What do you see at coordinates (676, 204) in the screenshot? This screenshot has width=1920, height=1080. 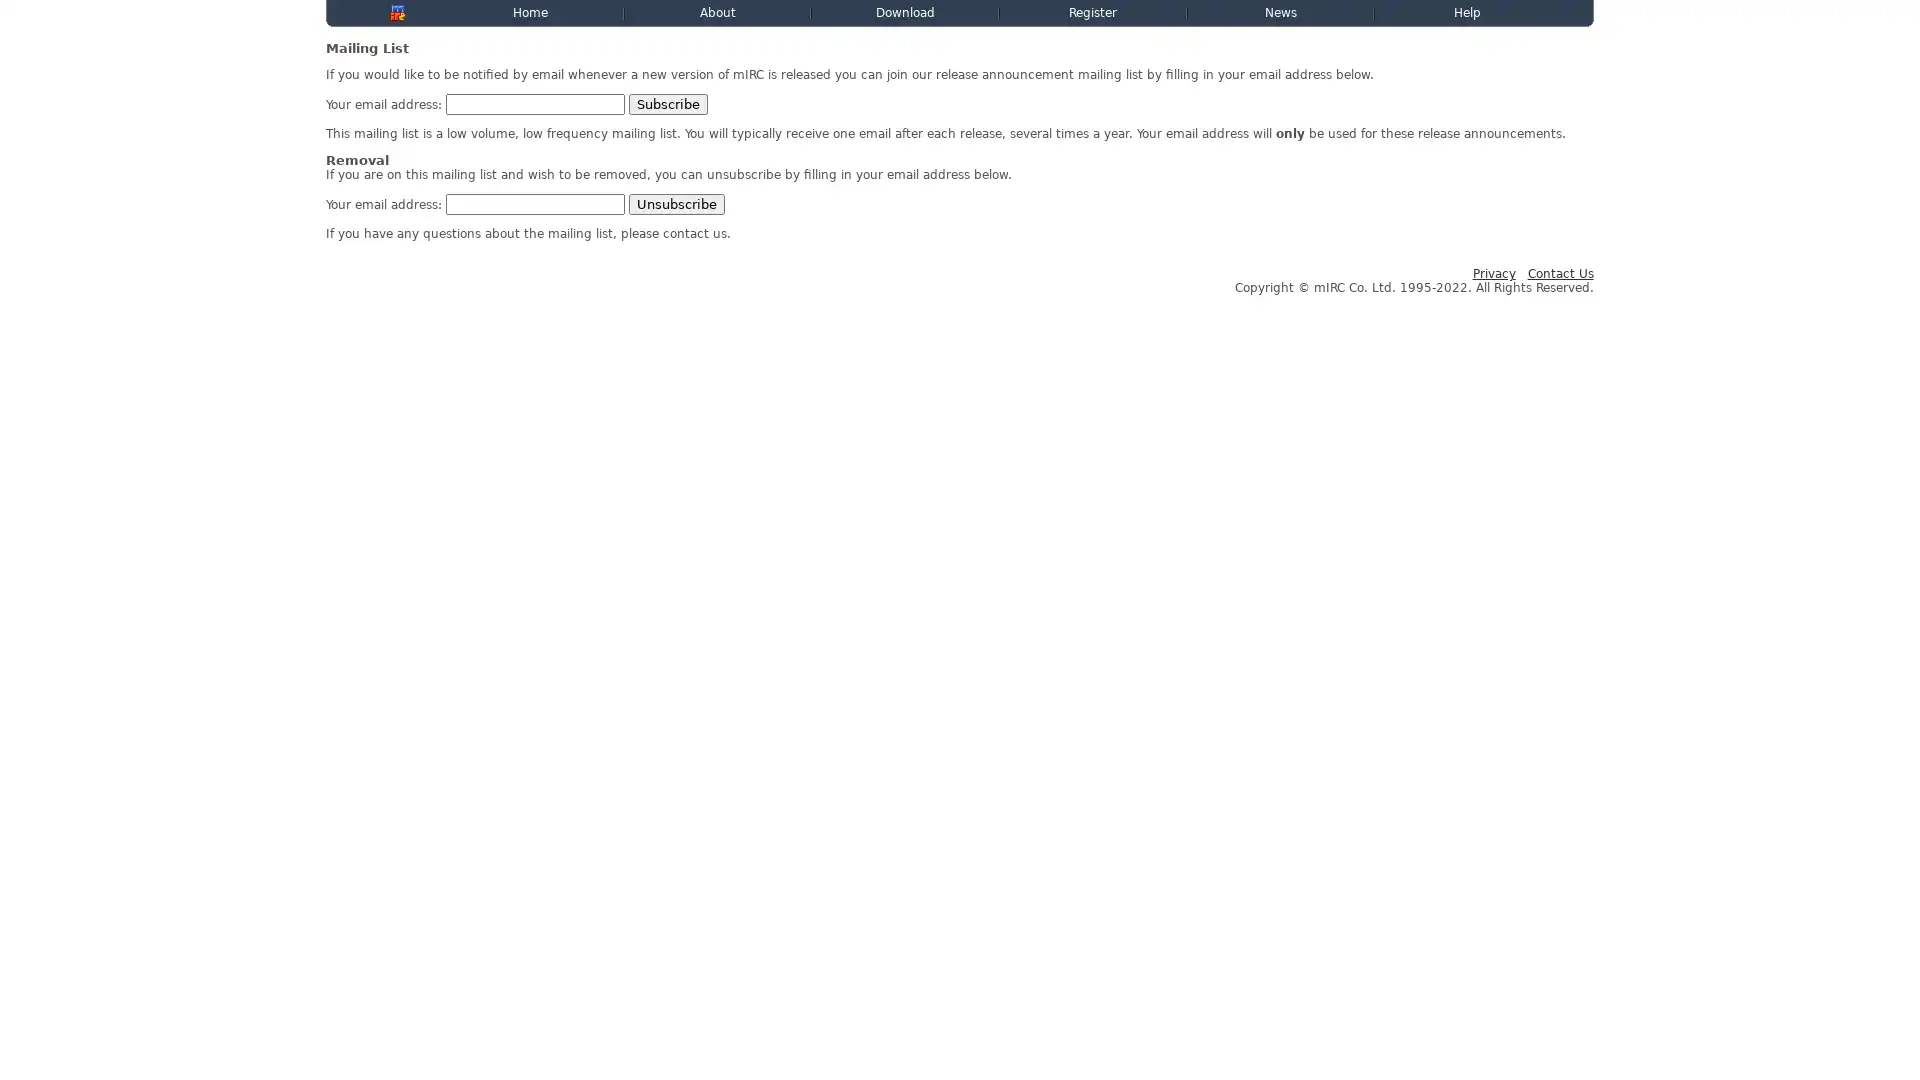 I see `Unsubscribe` at bounding box center [676, 204].